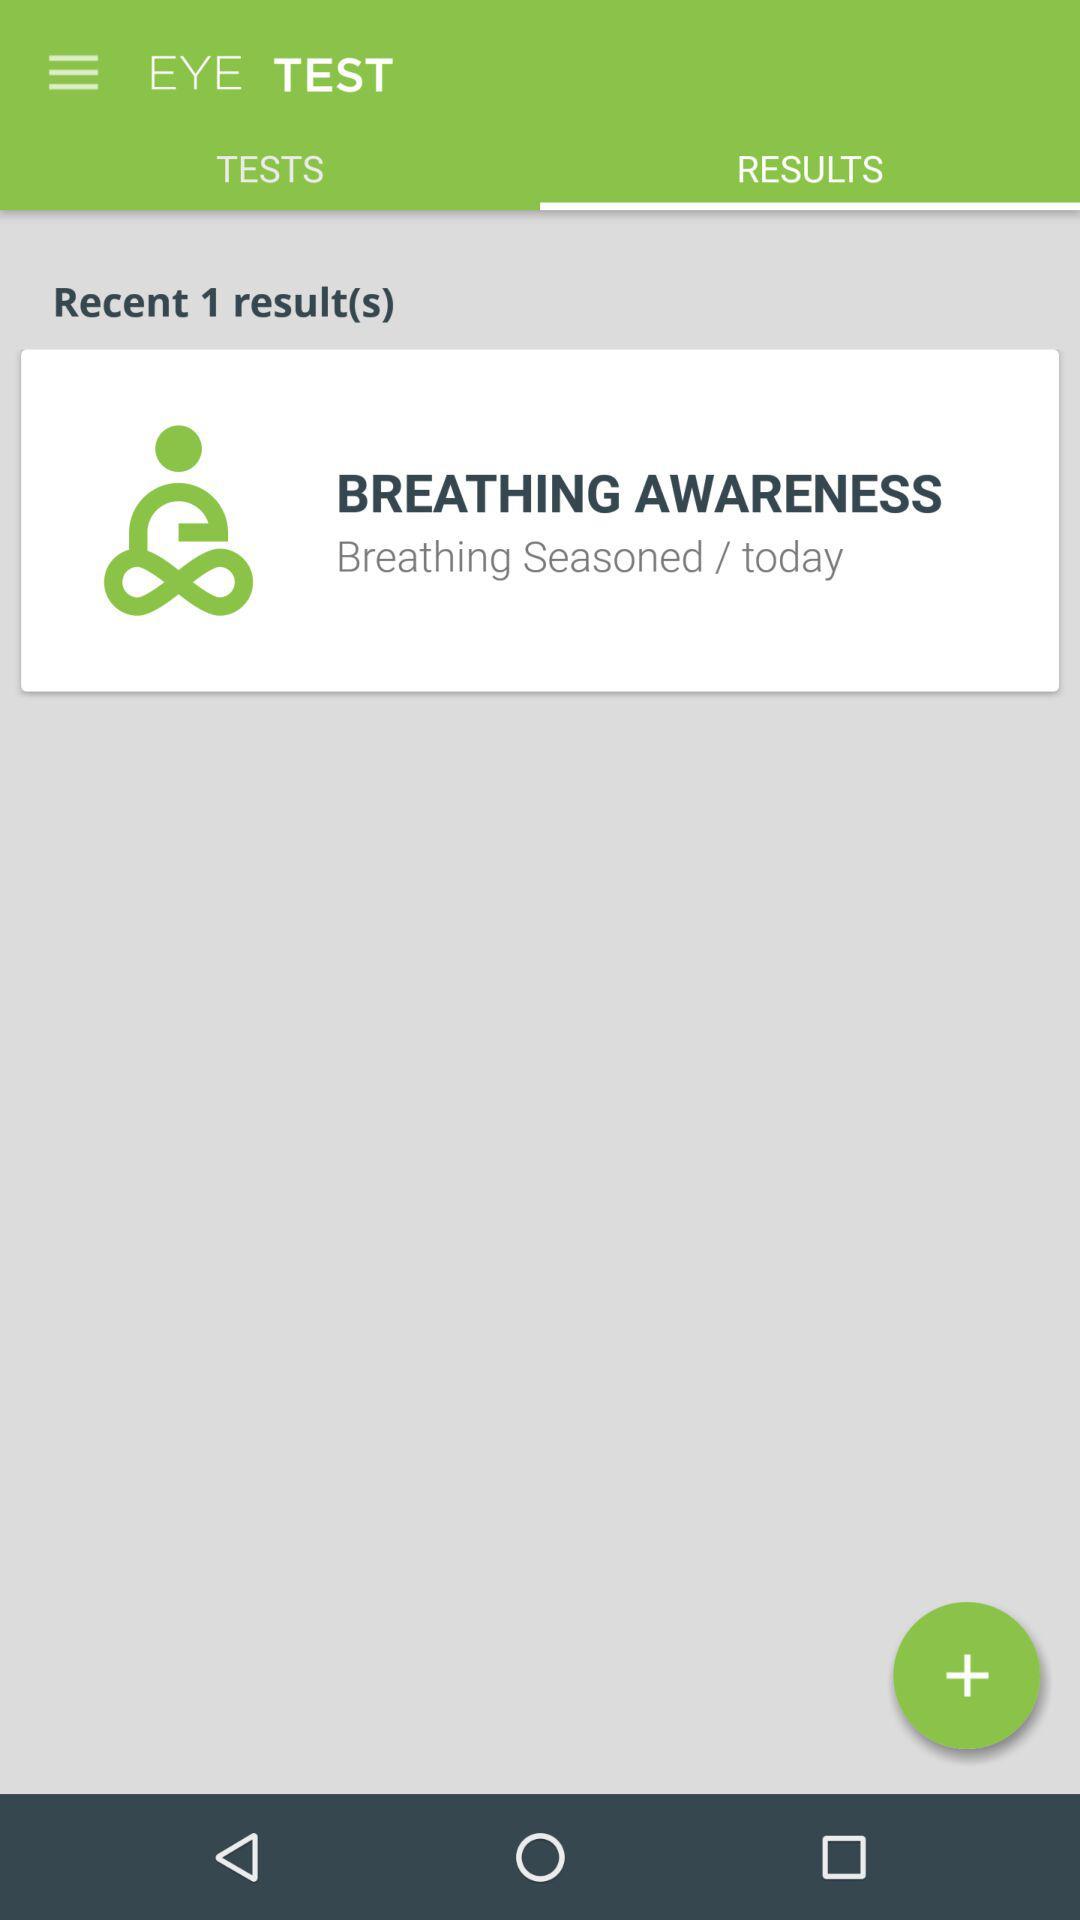 Image resolution: width=1080 pixels, height=1920 pixels. What do you see at coordinates (270, 156) in the screenshot?
I see `item above the recent 1 result` at bounding box center [270, 156].